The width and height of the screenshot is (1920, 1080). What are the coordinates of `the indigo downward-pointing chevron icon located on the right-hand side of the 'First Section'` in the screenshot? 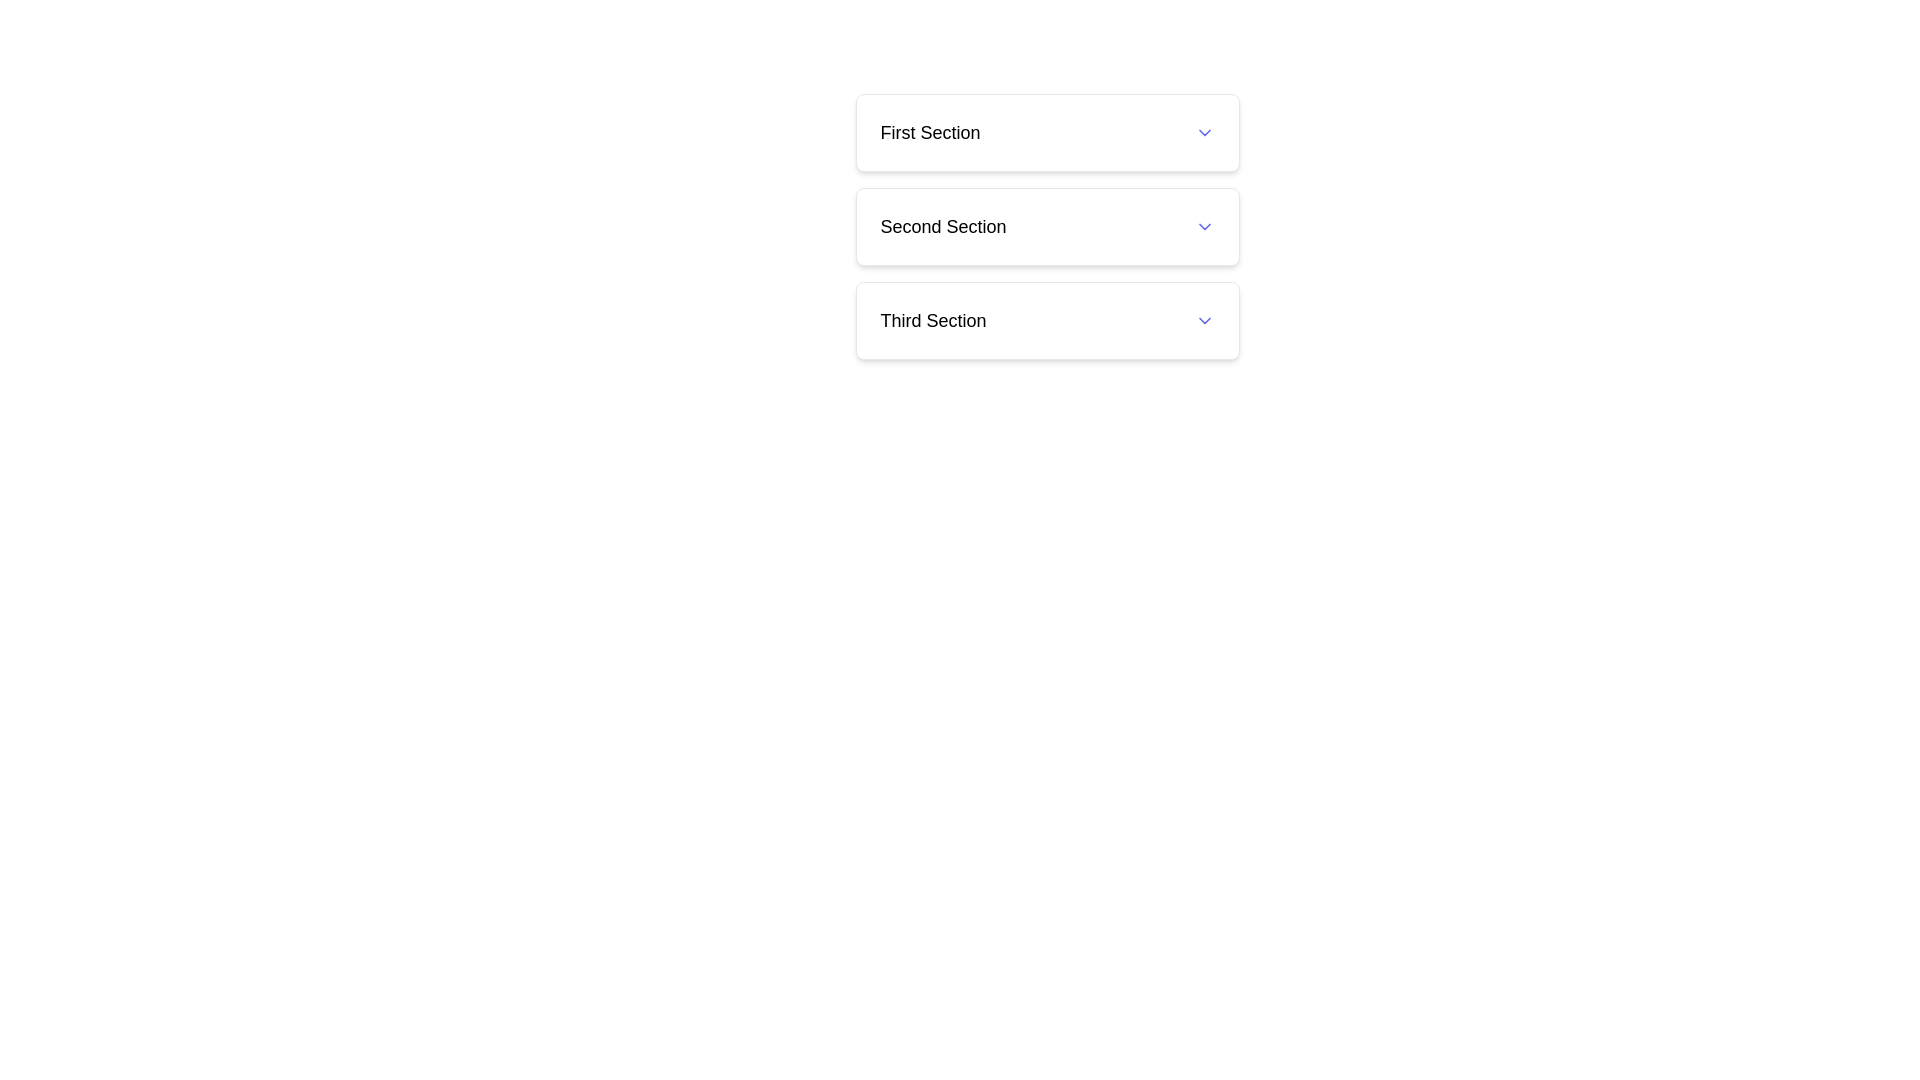 It's located at (1203, 132).